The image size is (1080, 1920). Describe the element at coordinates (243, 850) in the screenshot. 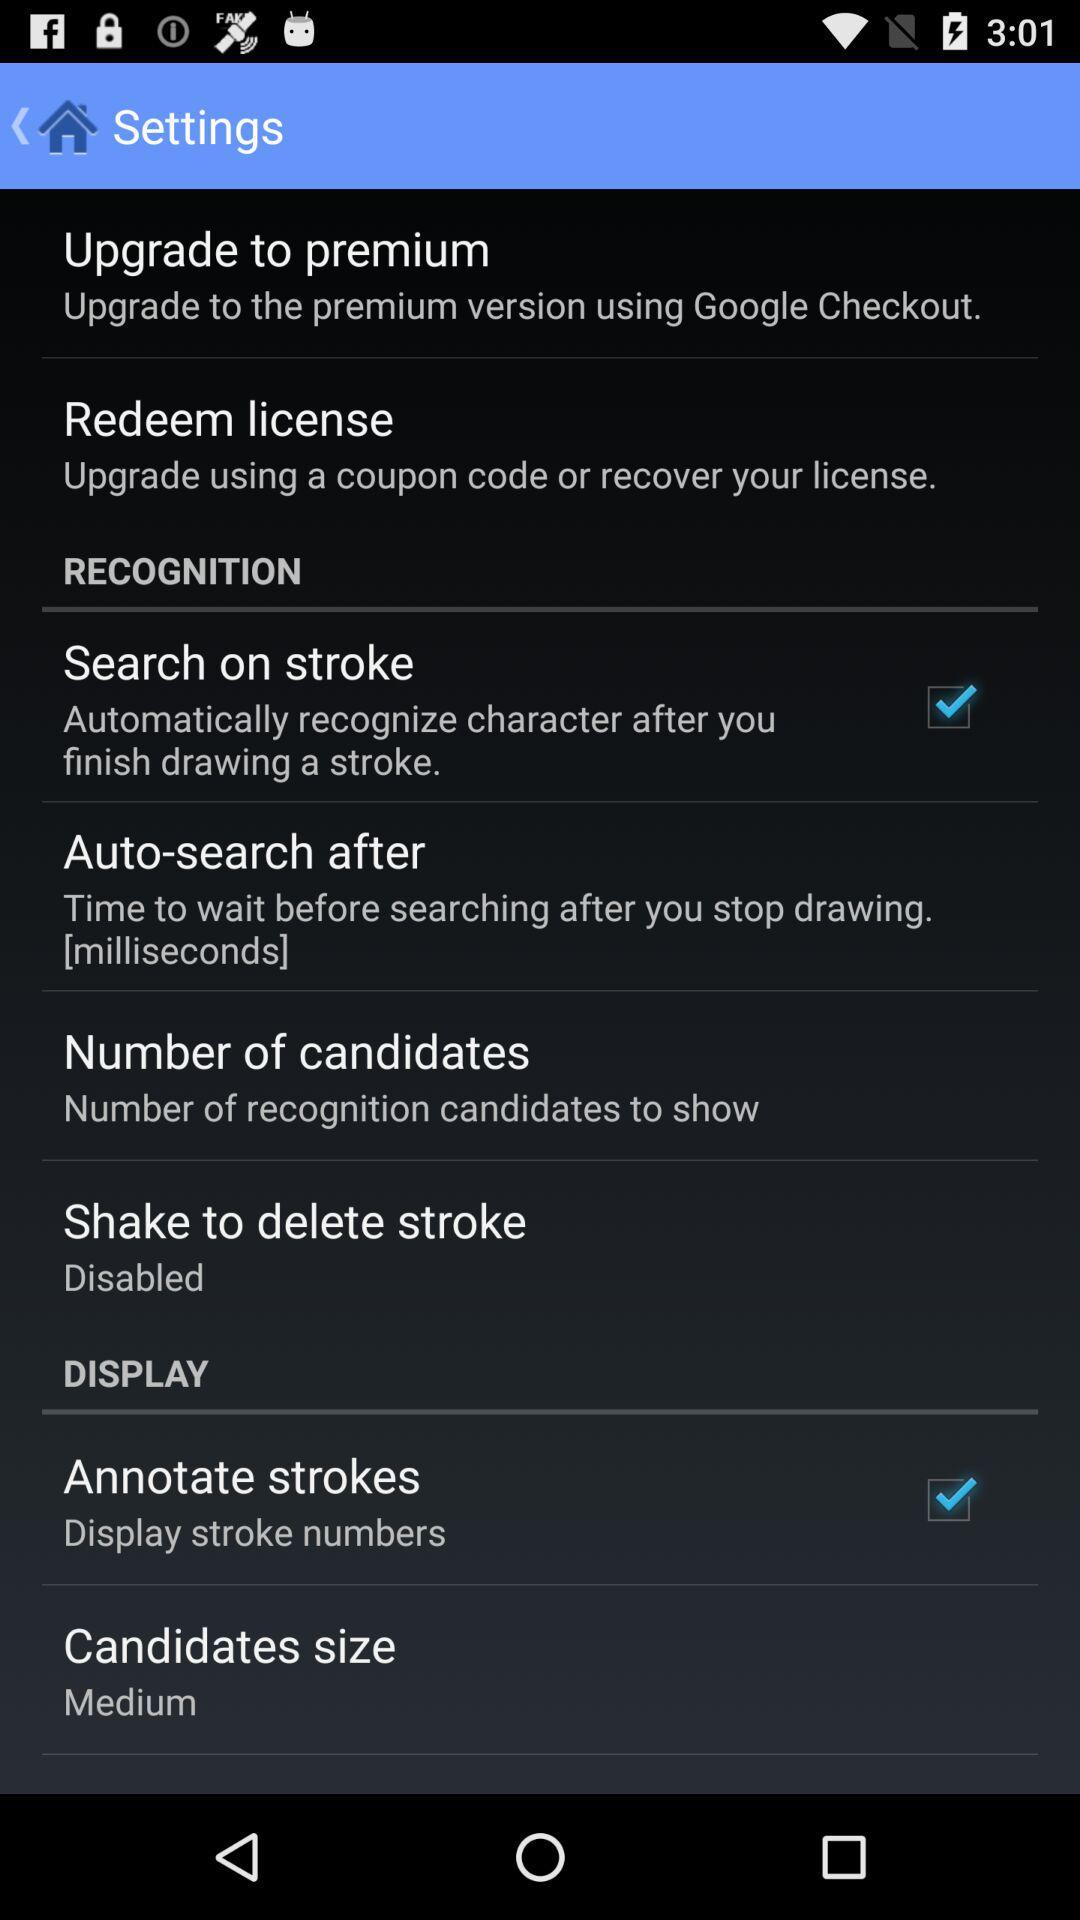

I see `the auto-search after` at that location.